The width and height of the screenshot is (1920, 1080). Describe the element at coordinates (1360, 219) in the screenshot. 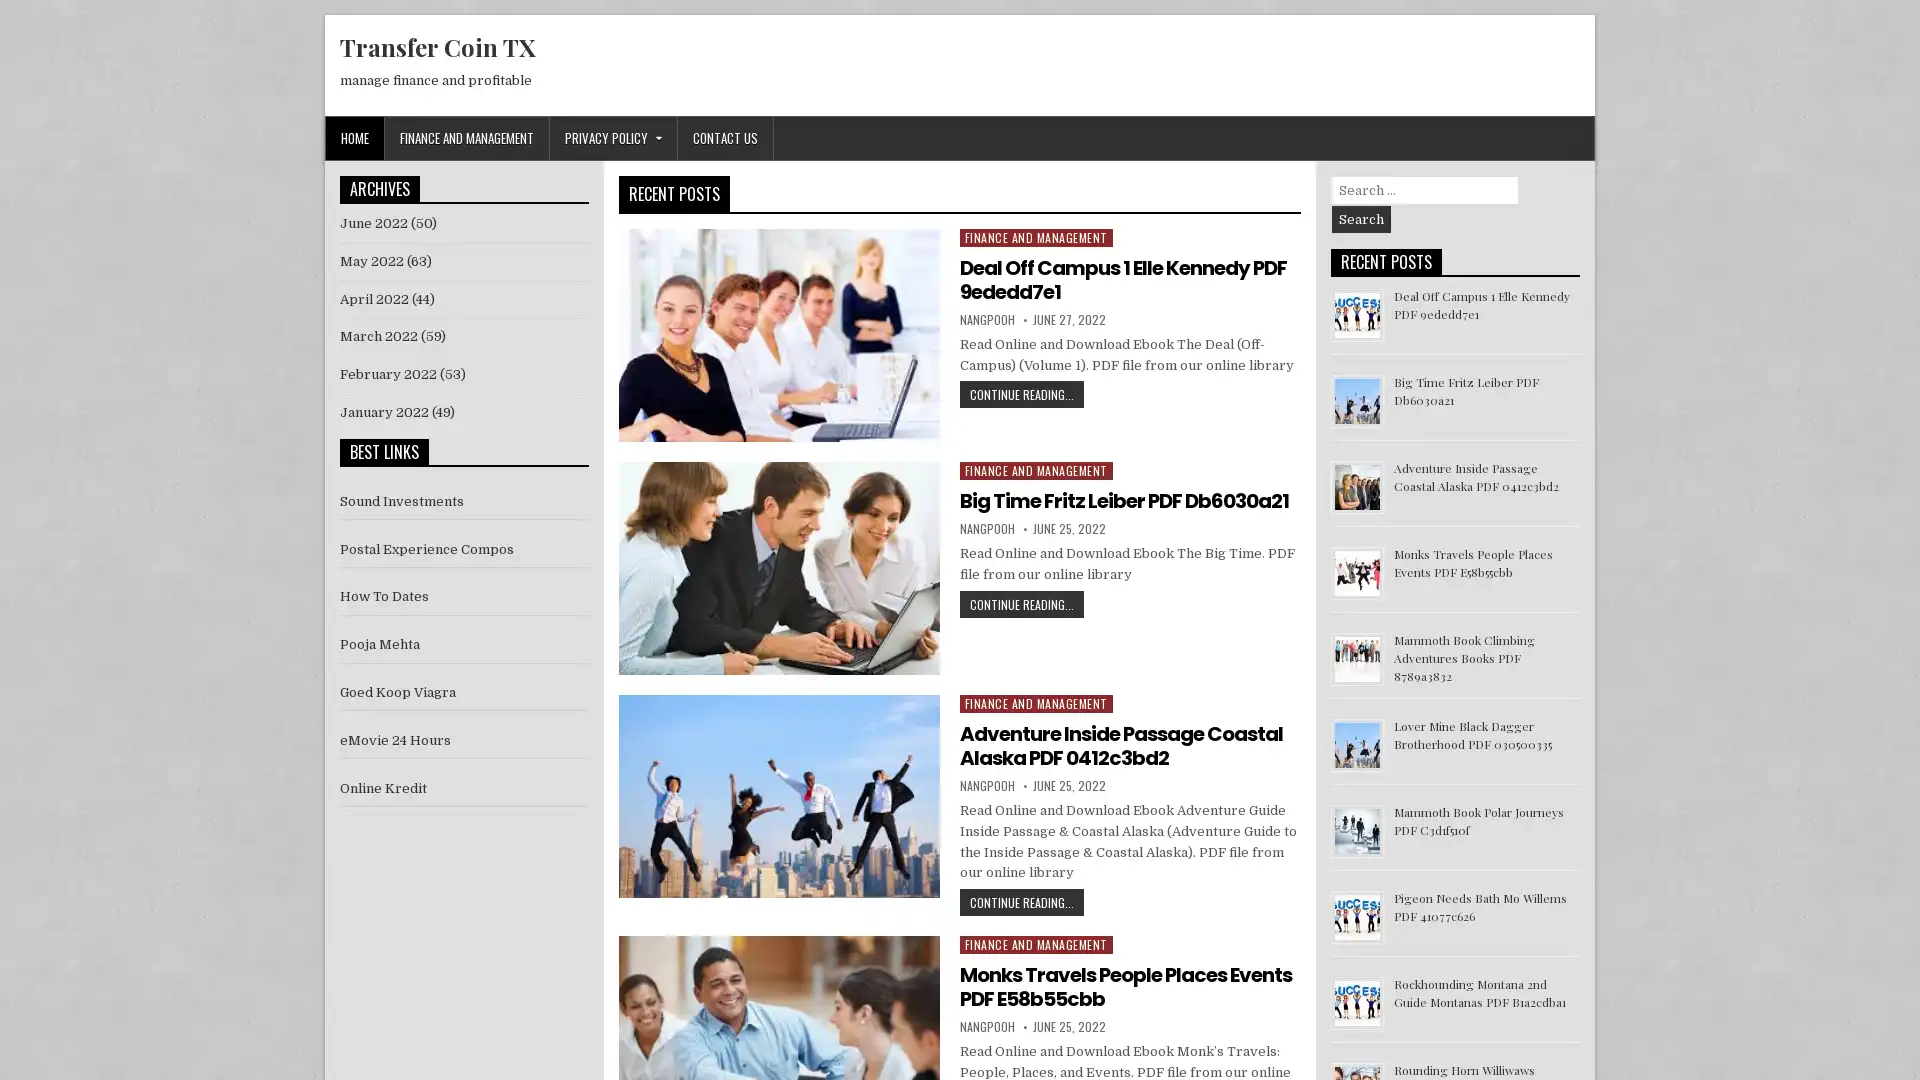

I see `Search` at that location.